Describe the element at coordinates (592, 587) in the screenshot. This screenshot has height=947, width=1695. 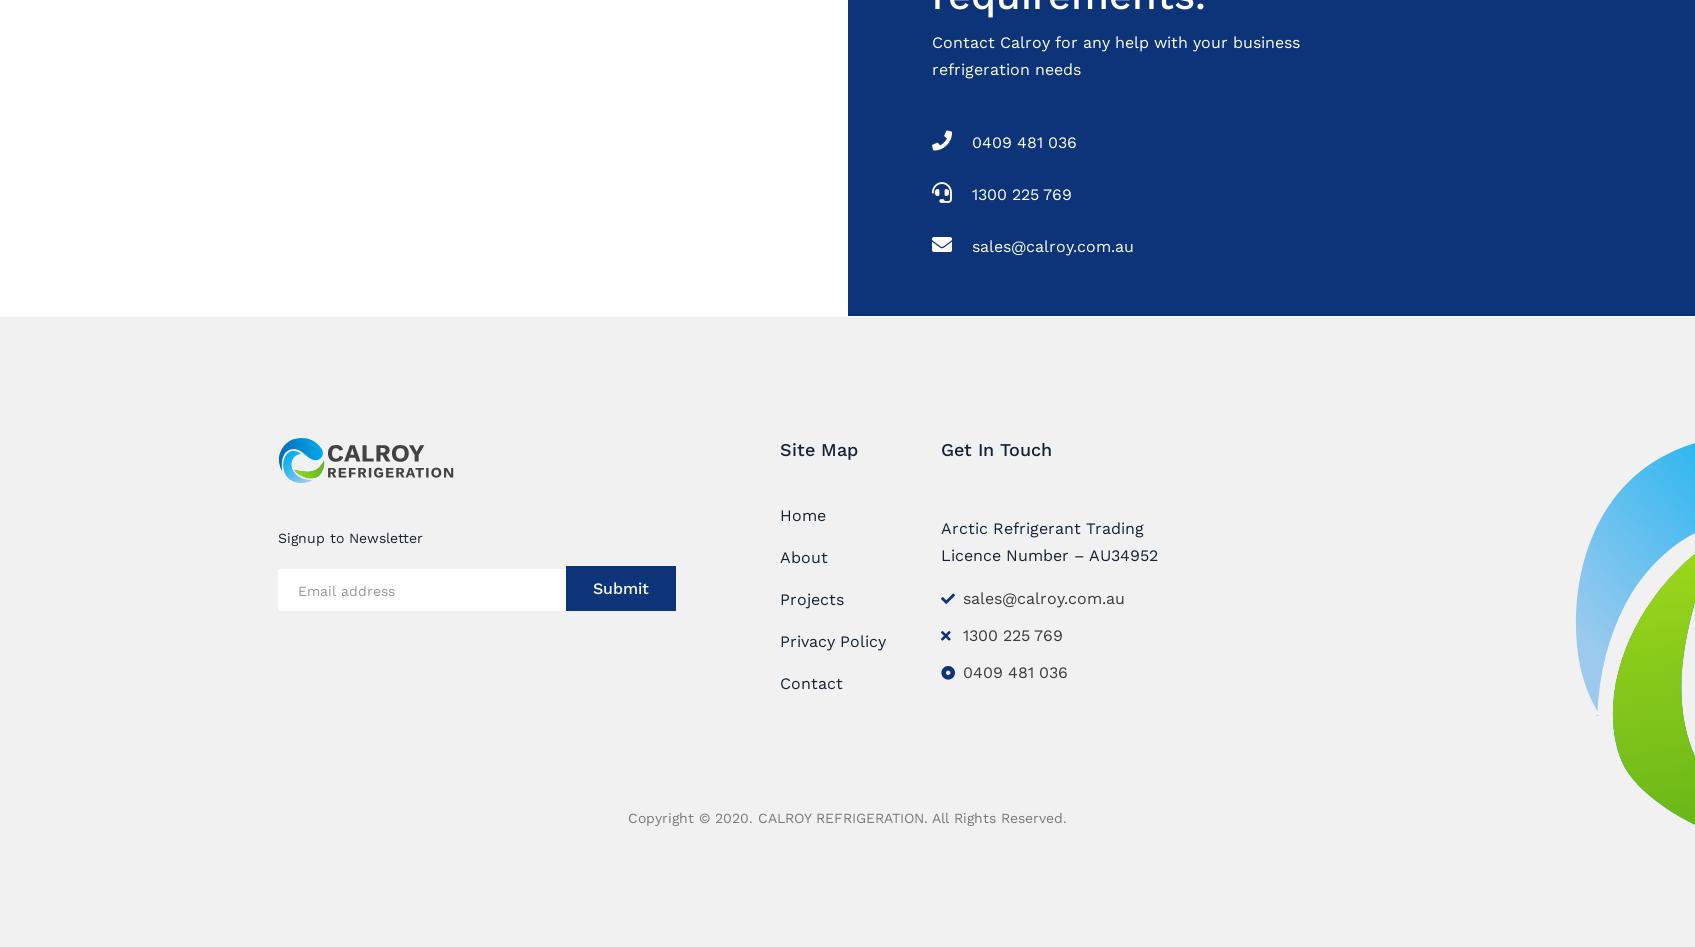
I see `'Submit'` at that location.